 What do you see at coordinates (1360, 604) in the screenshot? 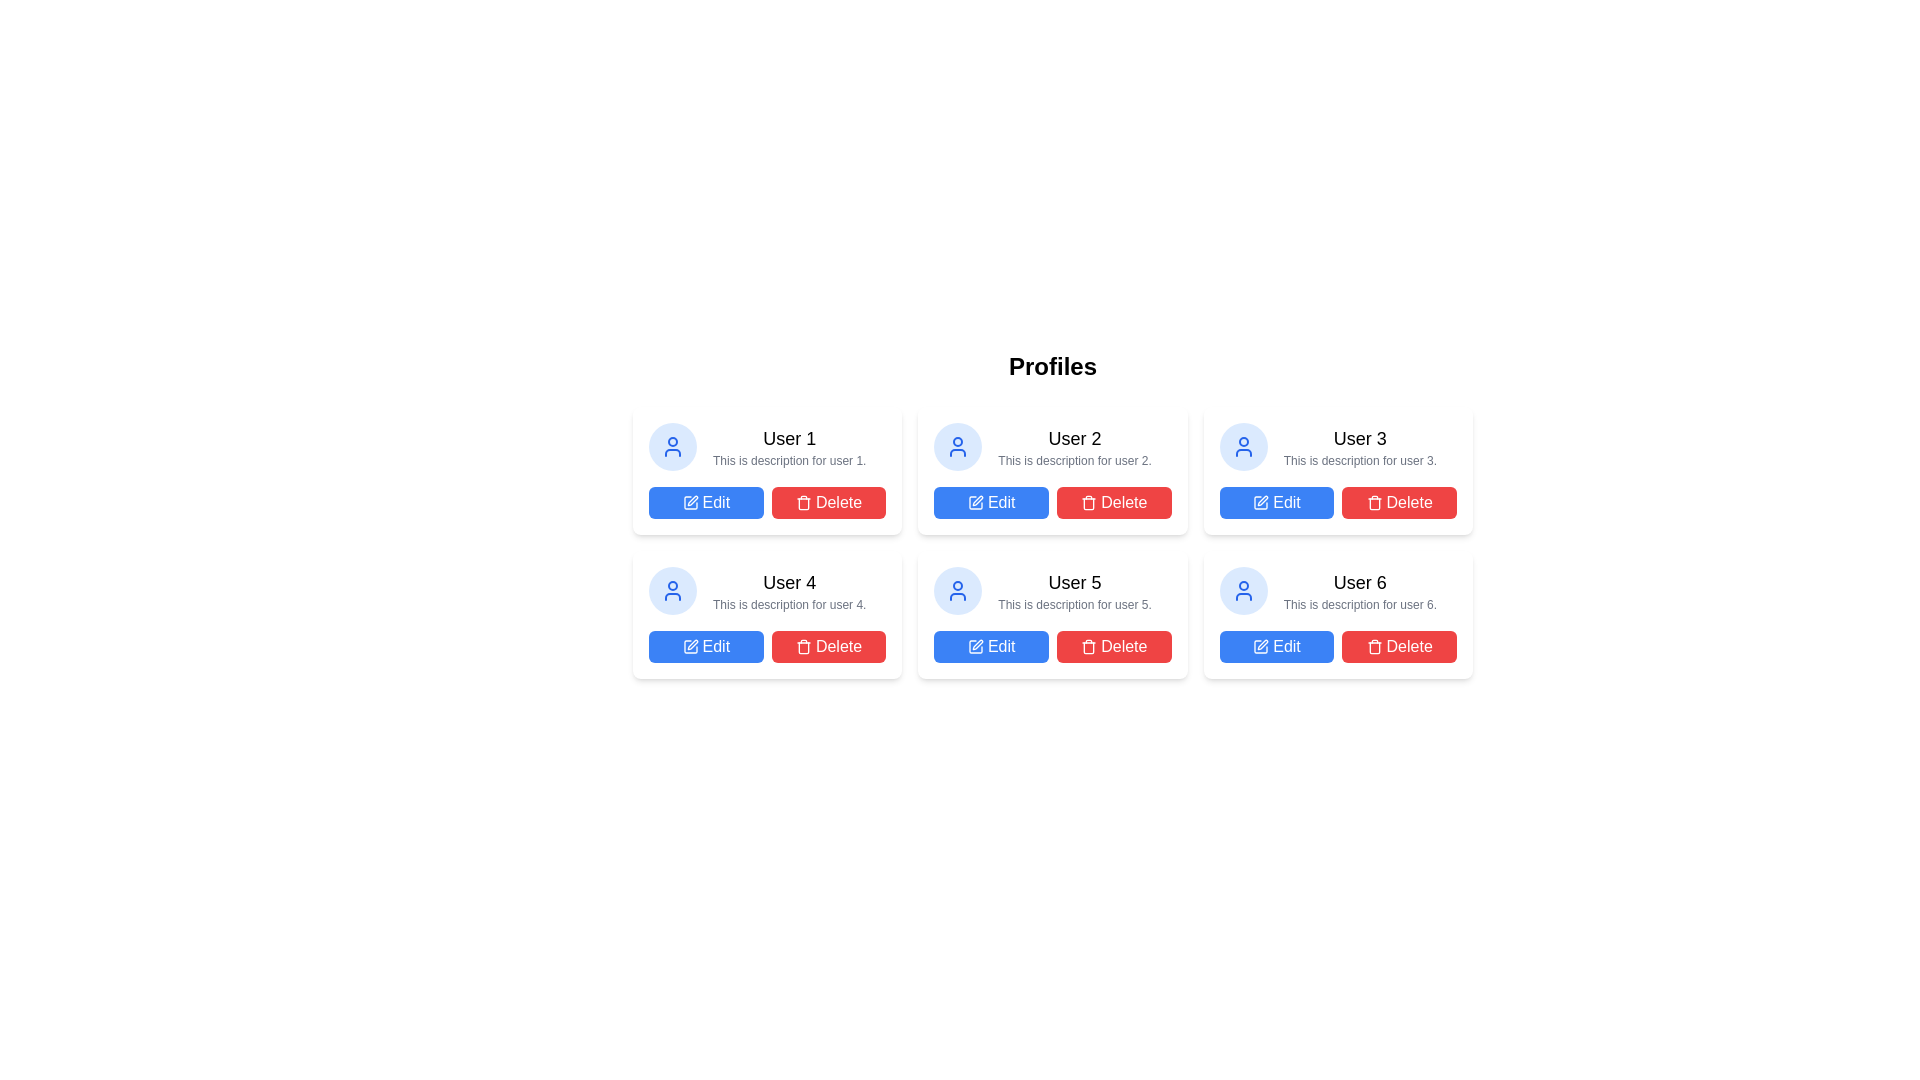
I see `text label that reads 'This is description for user 6.' located below the user name 'User 6' on the bottom-right card in the grid layout` at bounding box center [1360, 604].